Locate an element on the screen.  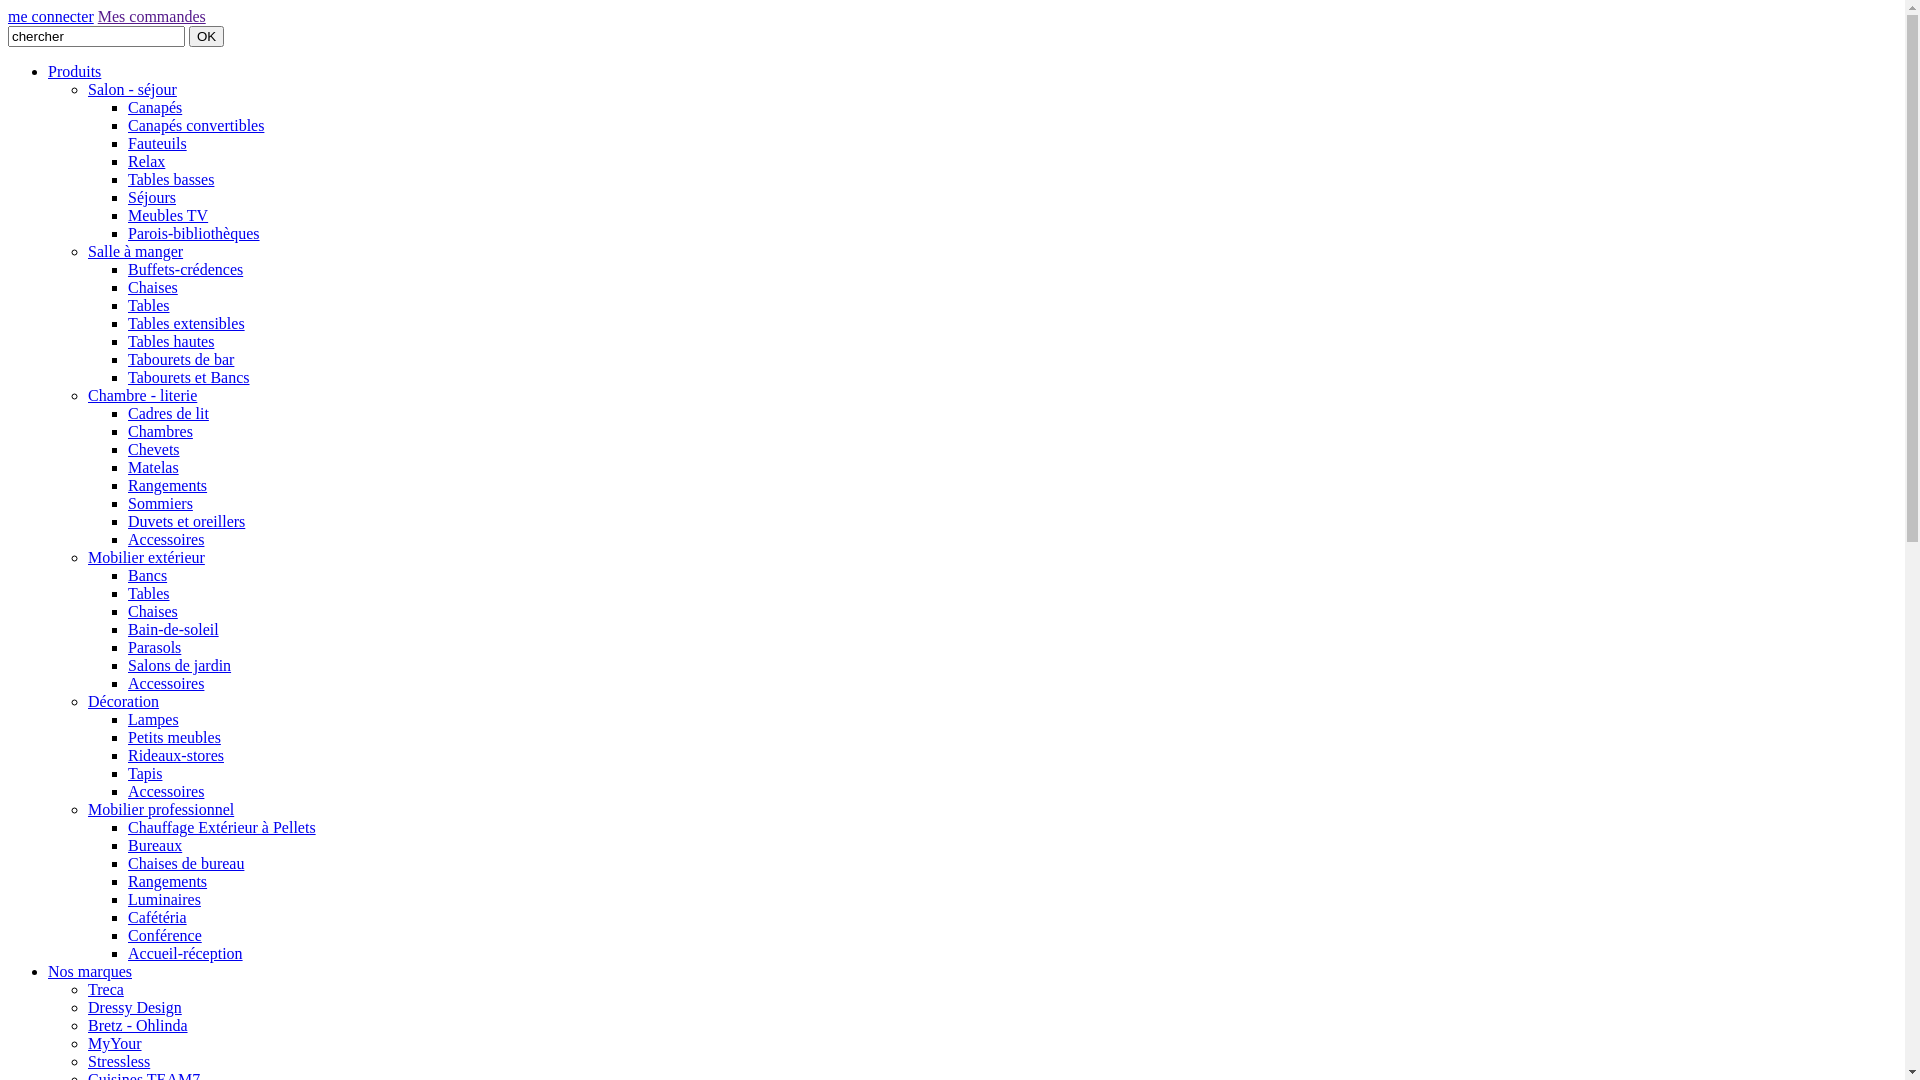
'Tables hautes' is located at coordinates (171, 340).